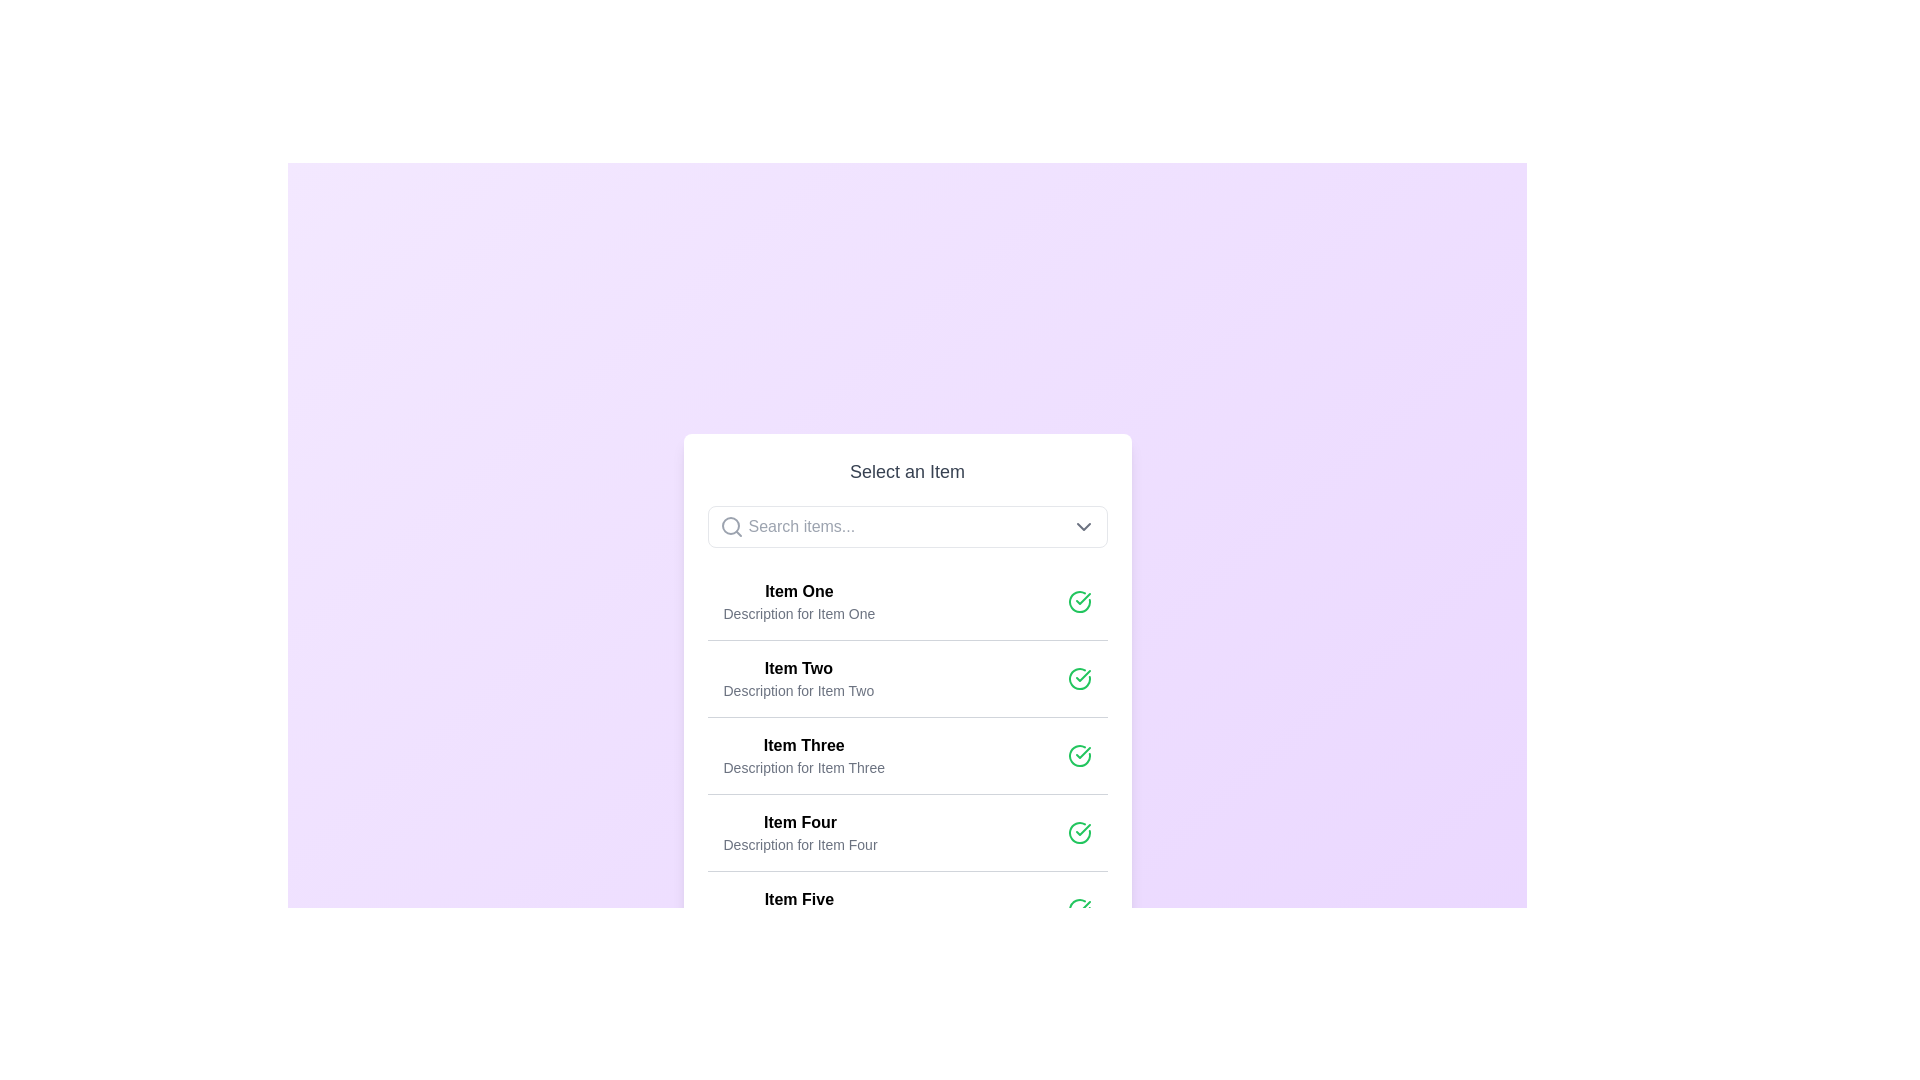  I want to click on the top-most text label that serves as a title for a list entry, positioned at the third item in the list, so click(804, 745).